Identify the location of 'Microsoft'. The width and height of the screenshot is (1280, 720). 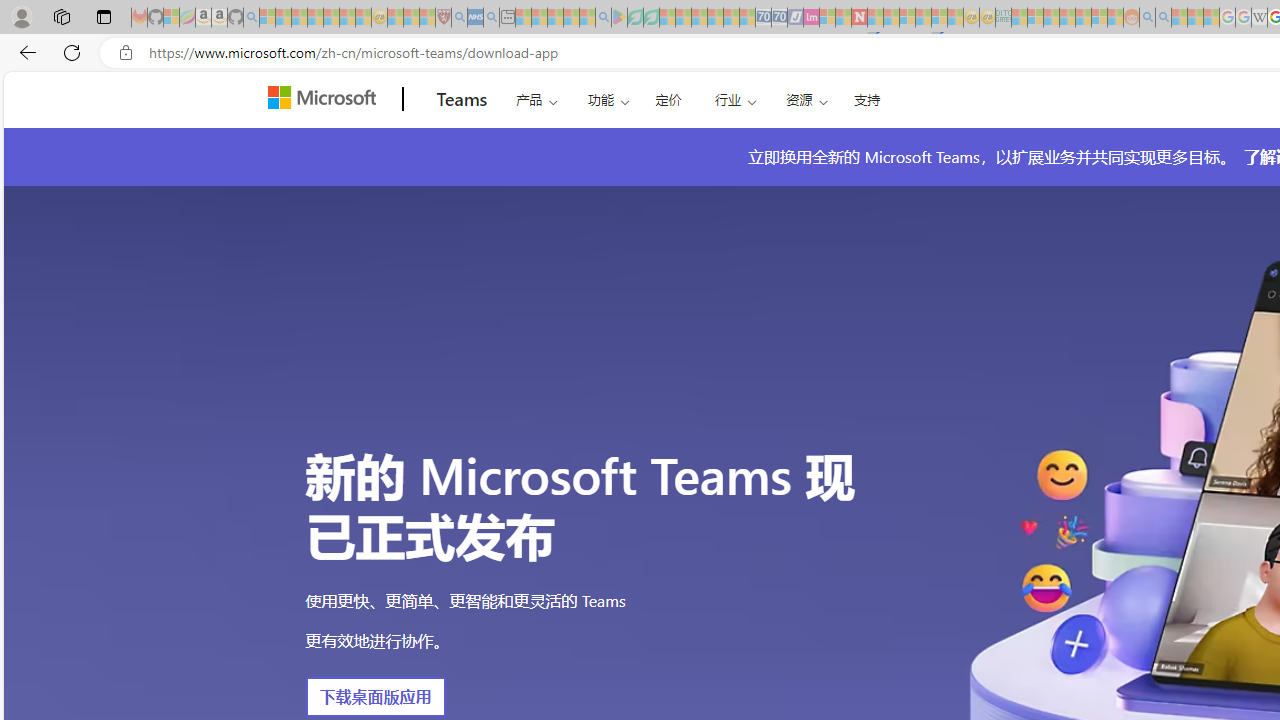
(326, 99).